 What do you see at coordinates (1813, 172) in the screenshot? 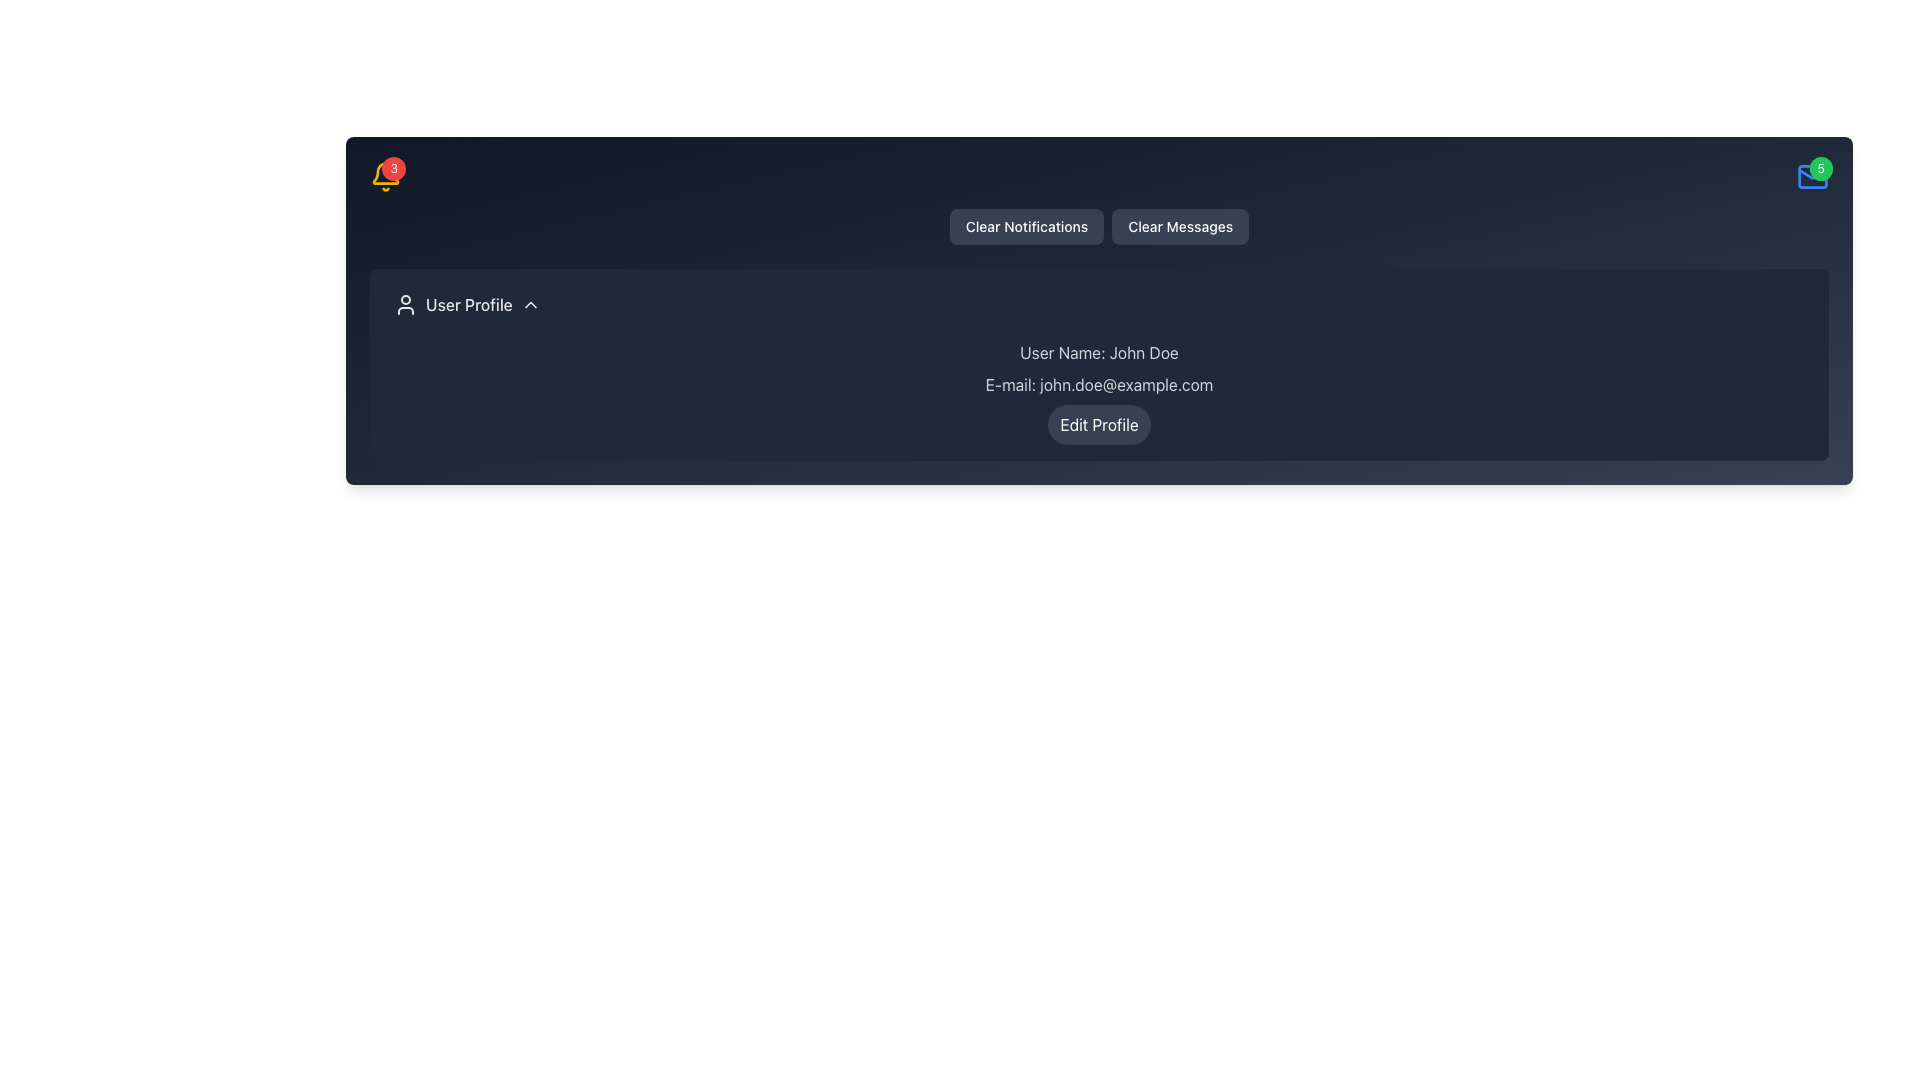
I see `the triangular detail at the top-right corner of the envelope icon, which depicts the flap of the envelope` at bounding box center [1813, 172].